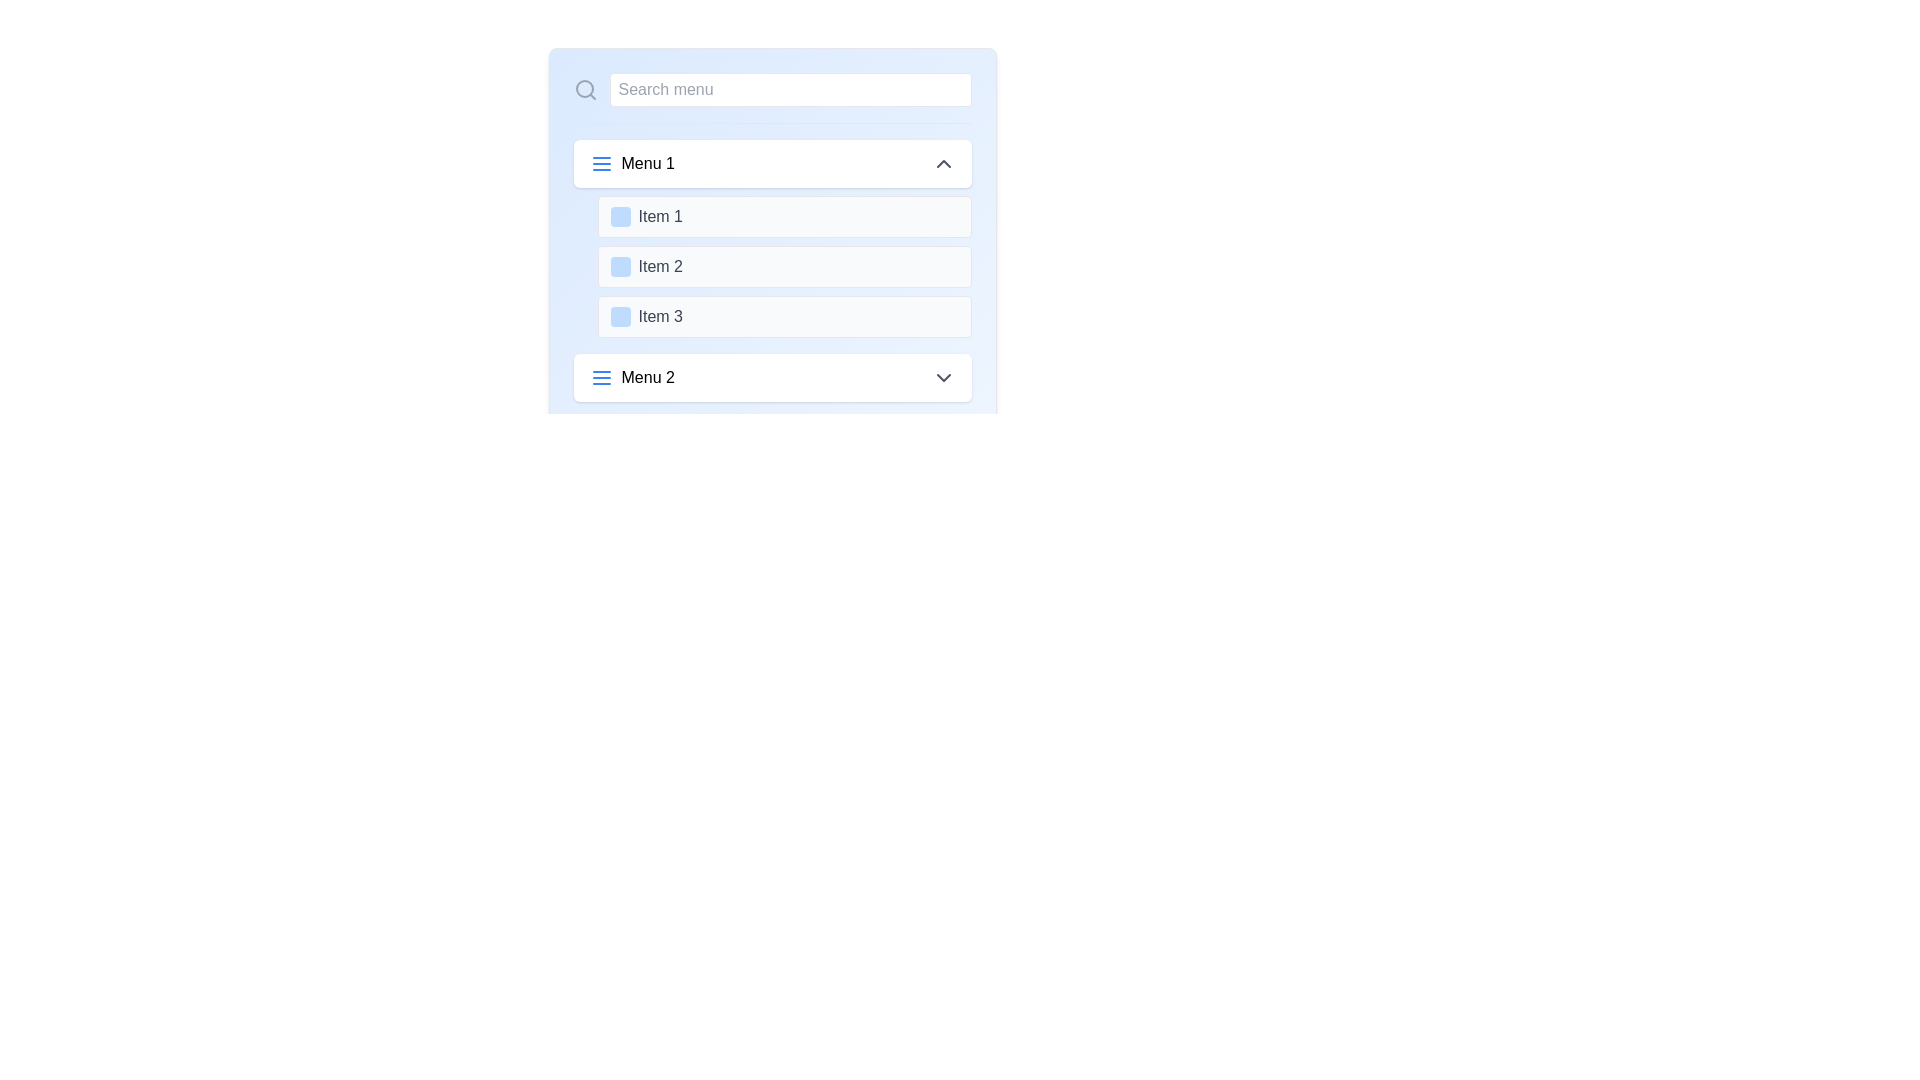 The height and width of the screenshot is (1080, 1920). I want to click on the menu icon located to the left of the 'Menu 2' label to interact with the options it represents, so click(600, 378).